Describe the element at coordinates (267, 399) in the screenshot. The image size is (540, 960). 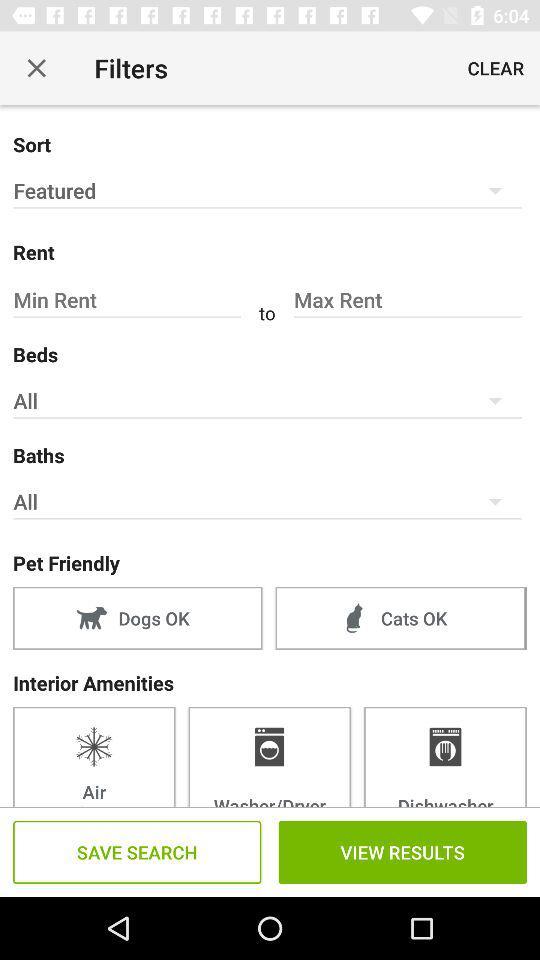
I see `the text all which is above baths` at that location.